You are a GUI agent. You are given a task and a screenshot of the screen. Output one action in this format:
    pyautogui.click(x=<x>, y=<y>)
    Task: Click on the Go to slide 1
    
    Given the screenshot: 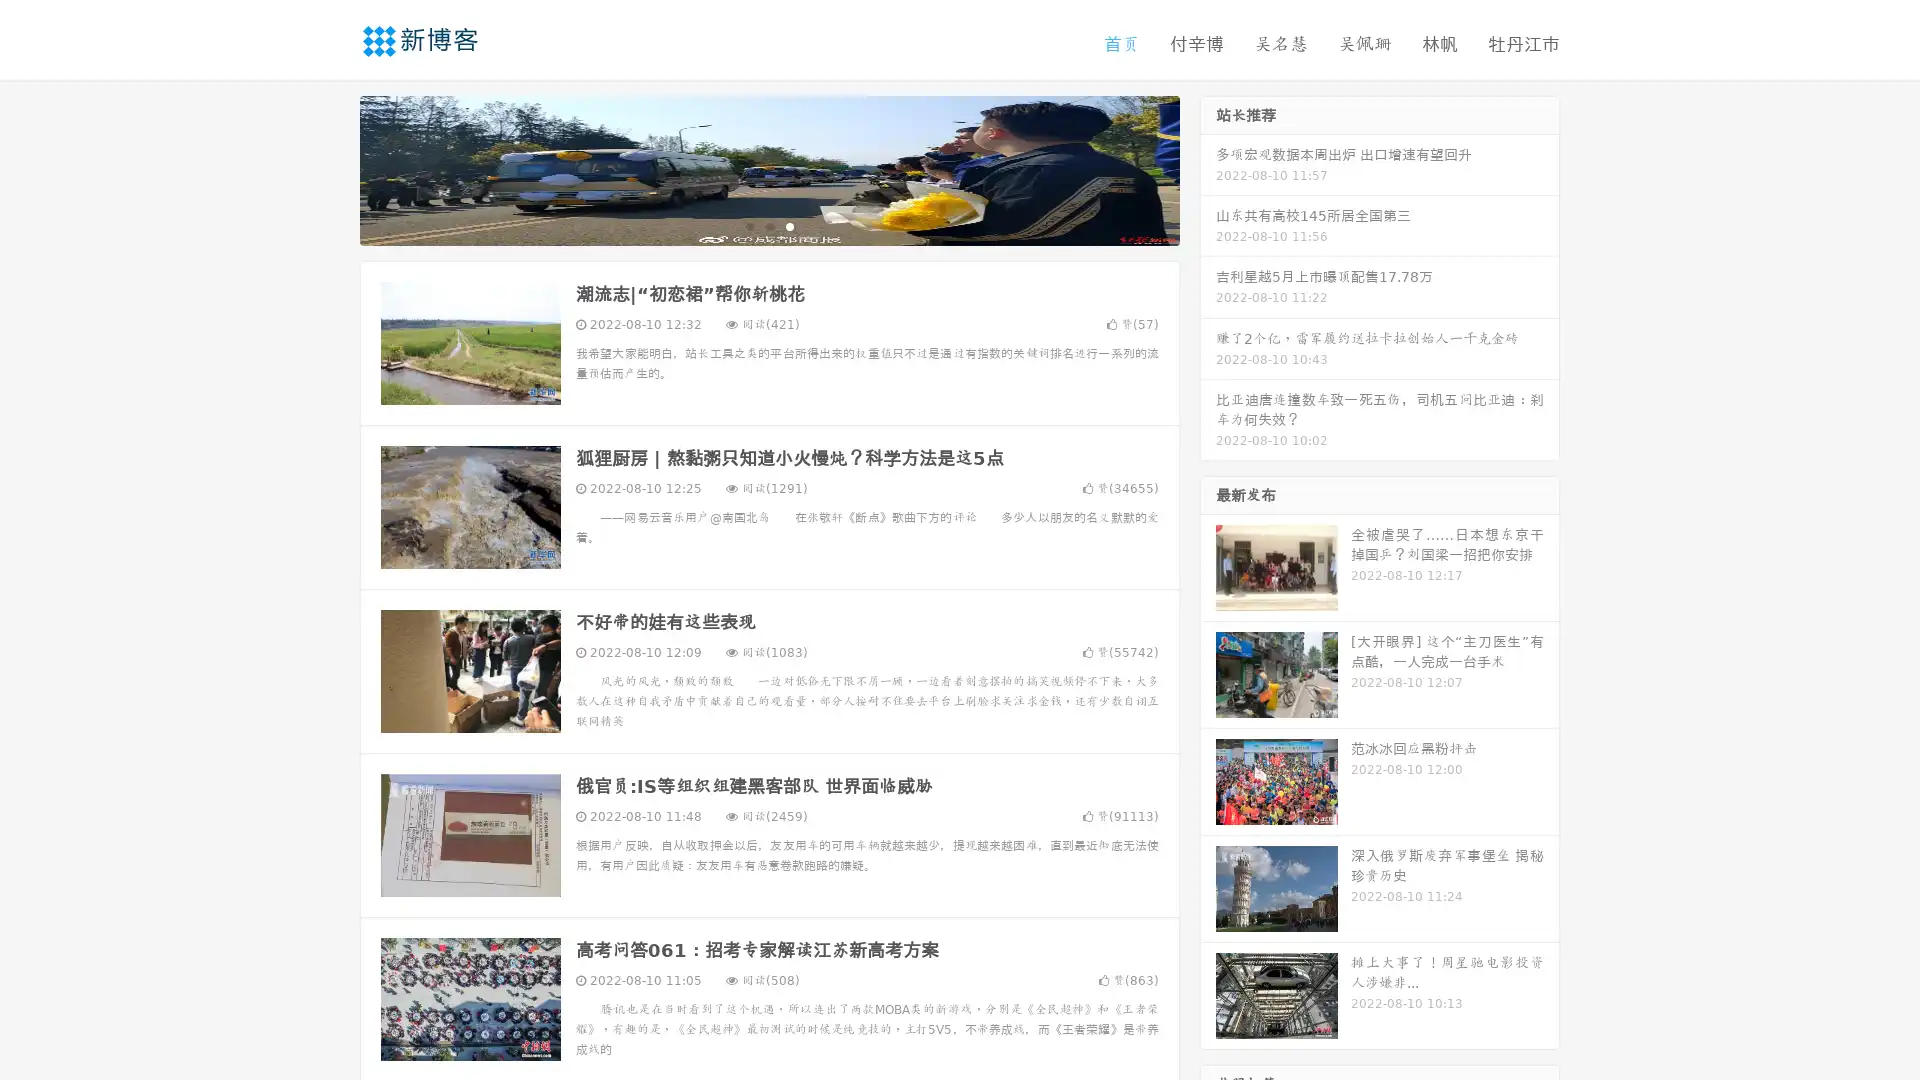 What is the action you would take?
    pyautogui.click(x=748, y=225)
    